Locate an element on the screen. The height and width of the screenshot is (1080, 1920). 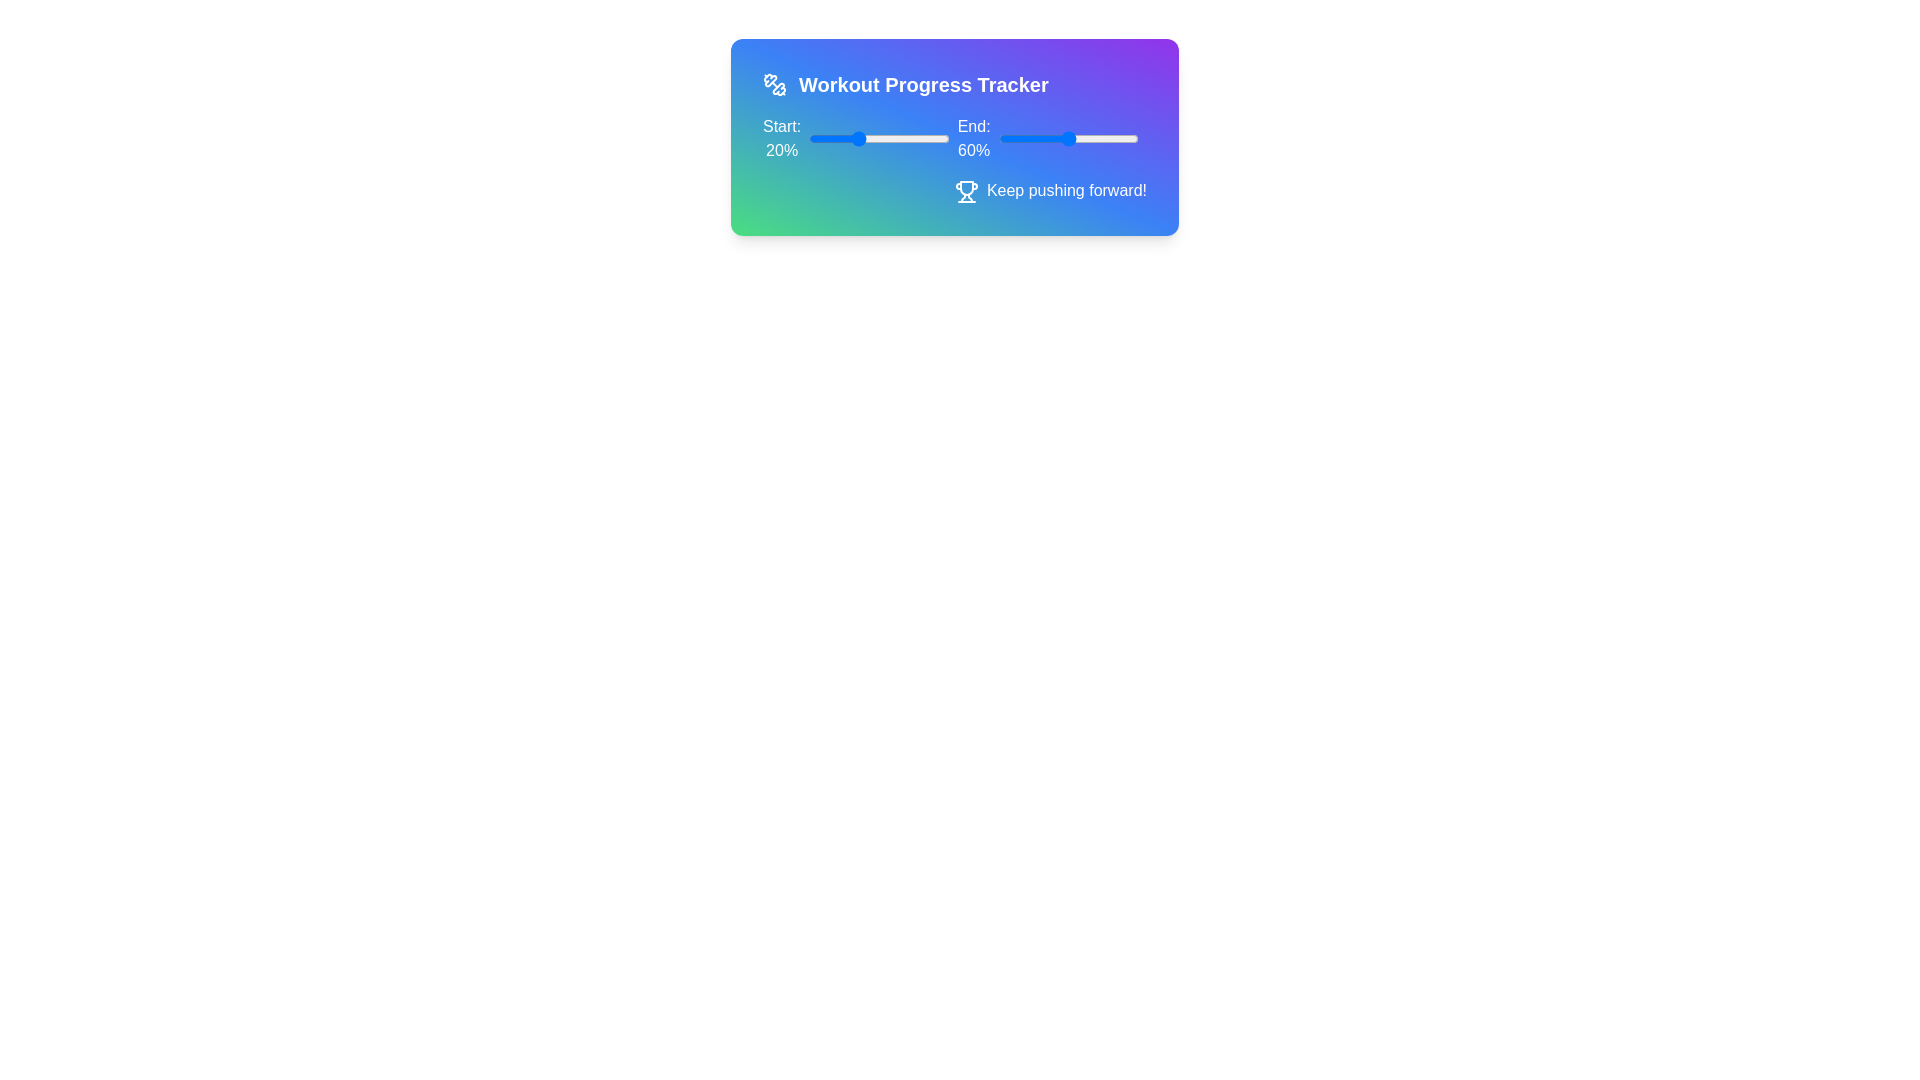
the decorative icon representing progress in the 'Workout Progress Tracker' component is located at coordinates (966, 188).